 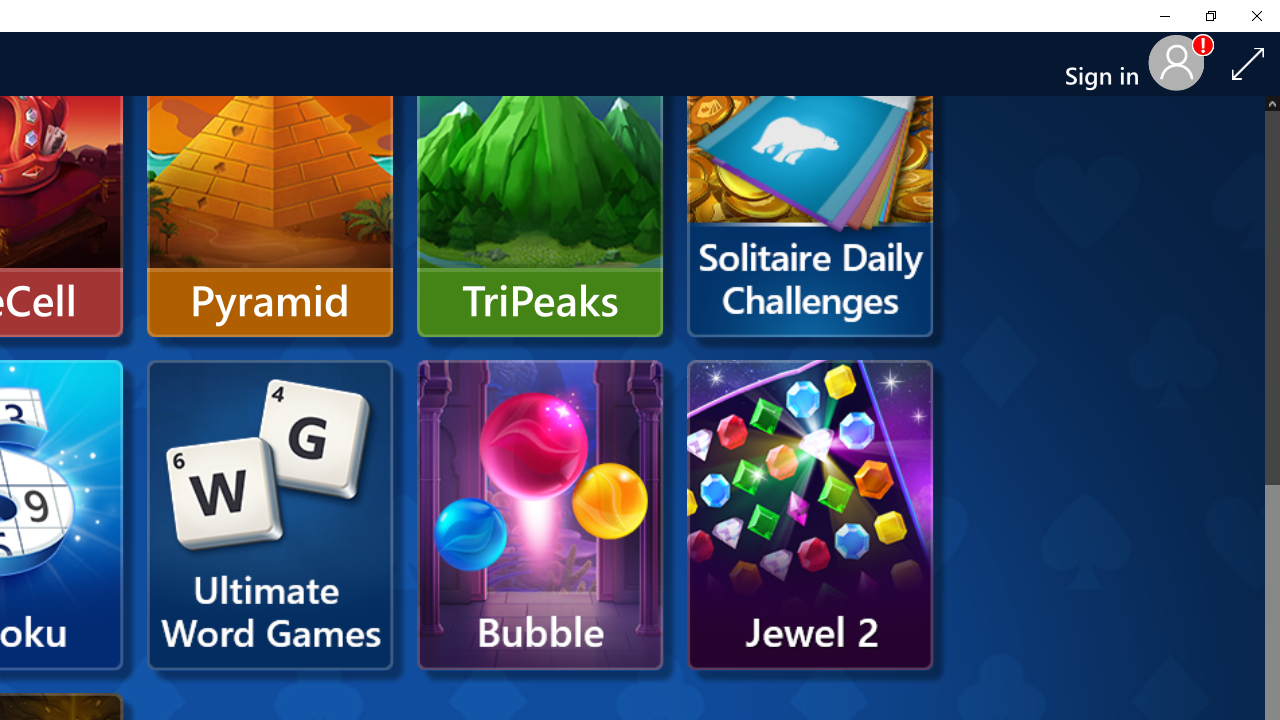 What do you see at coordinates (810, 514) in the screenshot?
I see `'Microsoft Jewel 2'` at bounding box center [810, 514].